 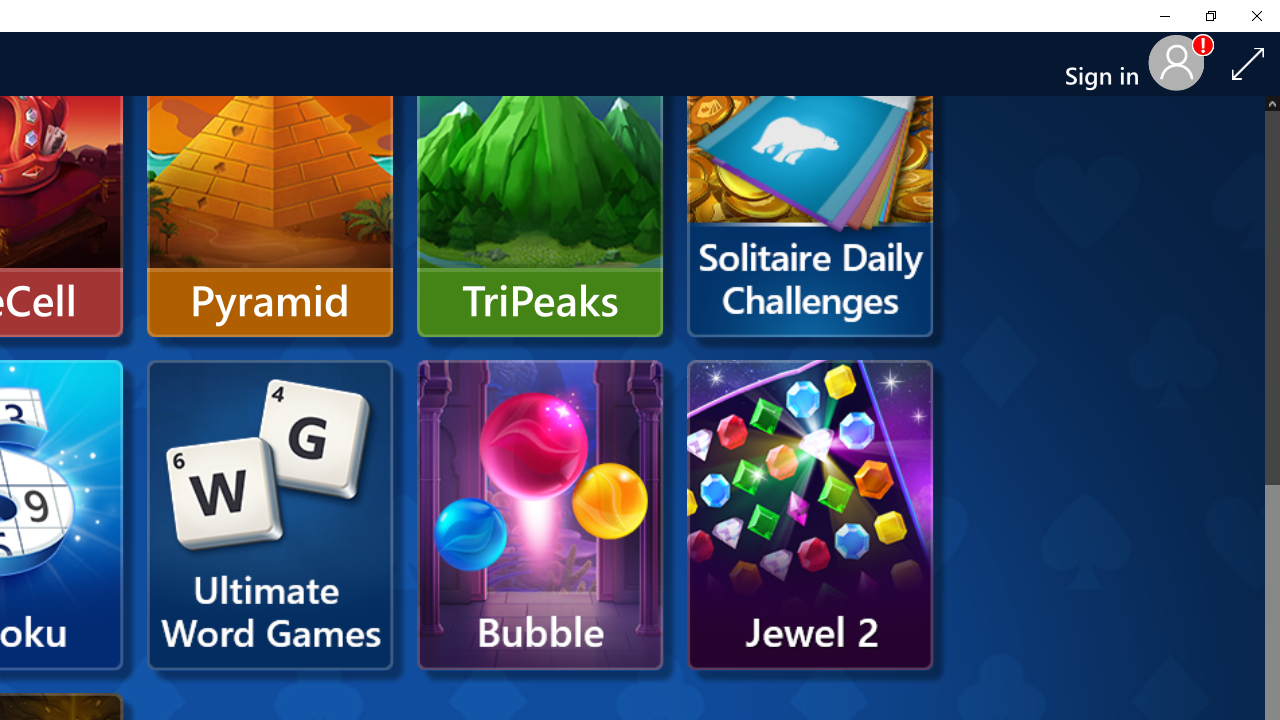 What do you see at coordinates (810, 514) in the screenshot?
I see `'Microsoft Jewel 2'` at bounding box center [810, 514].